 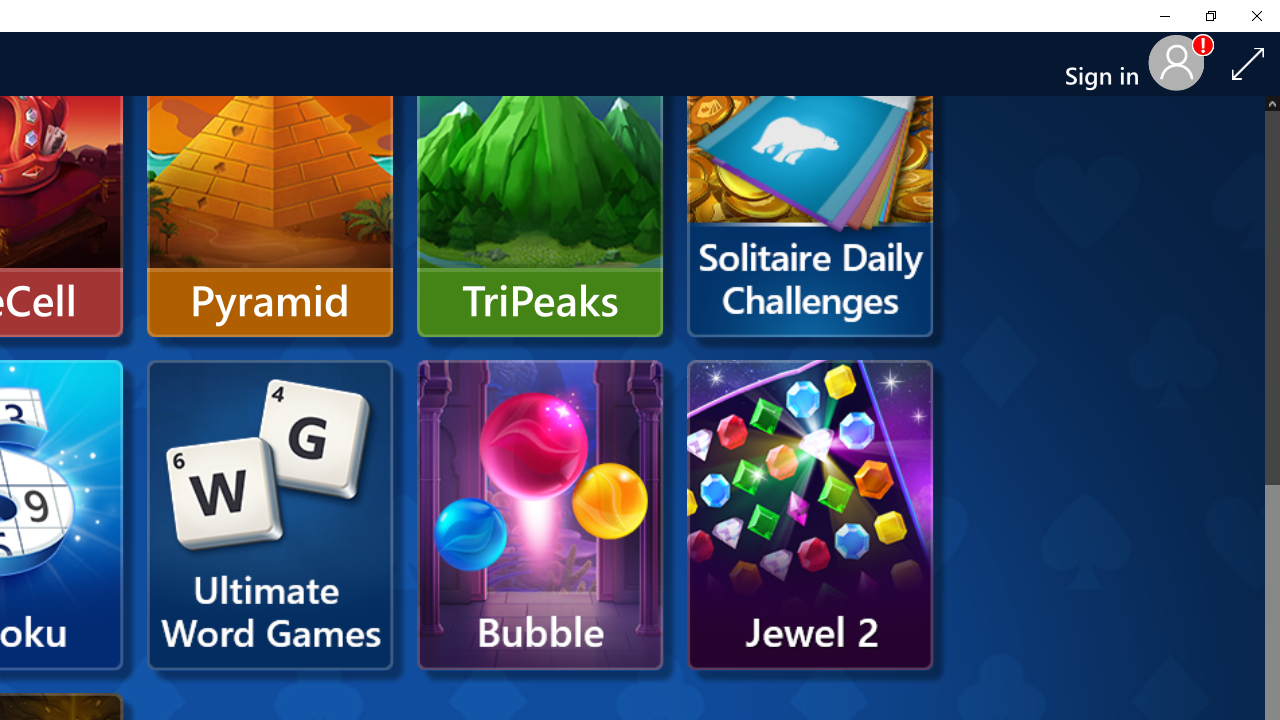 What do you see at coordinates (810, 514) in the screenshot?
I see `'Microsoft Jewel 2'` at bounding box center [810, 514].